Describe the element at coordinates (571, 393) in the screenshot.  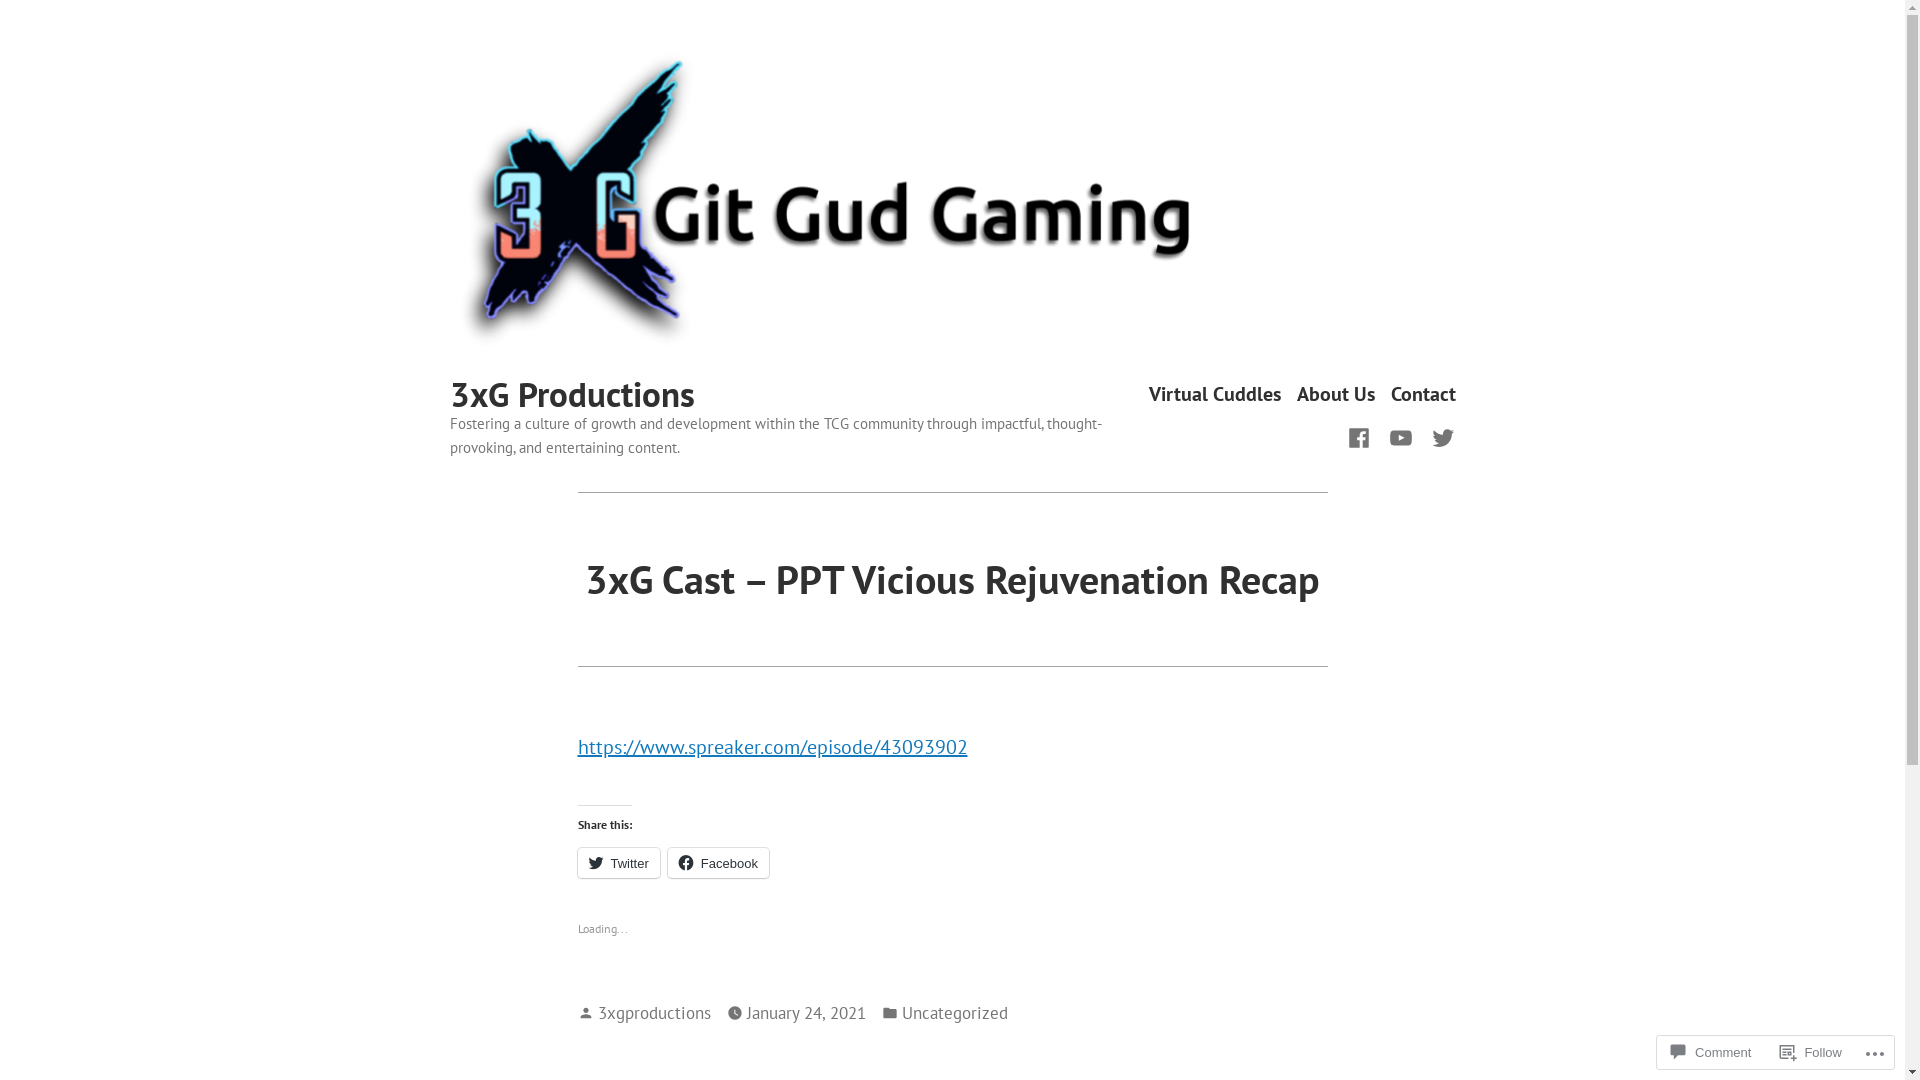
I see `'3xG Productions'` at that location.